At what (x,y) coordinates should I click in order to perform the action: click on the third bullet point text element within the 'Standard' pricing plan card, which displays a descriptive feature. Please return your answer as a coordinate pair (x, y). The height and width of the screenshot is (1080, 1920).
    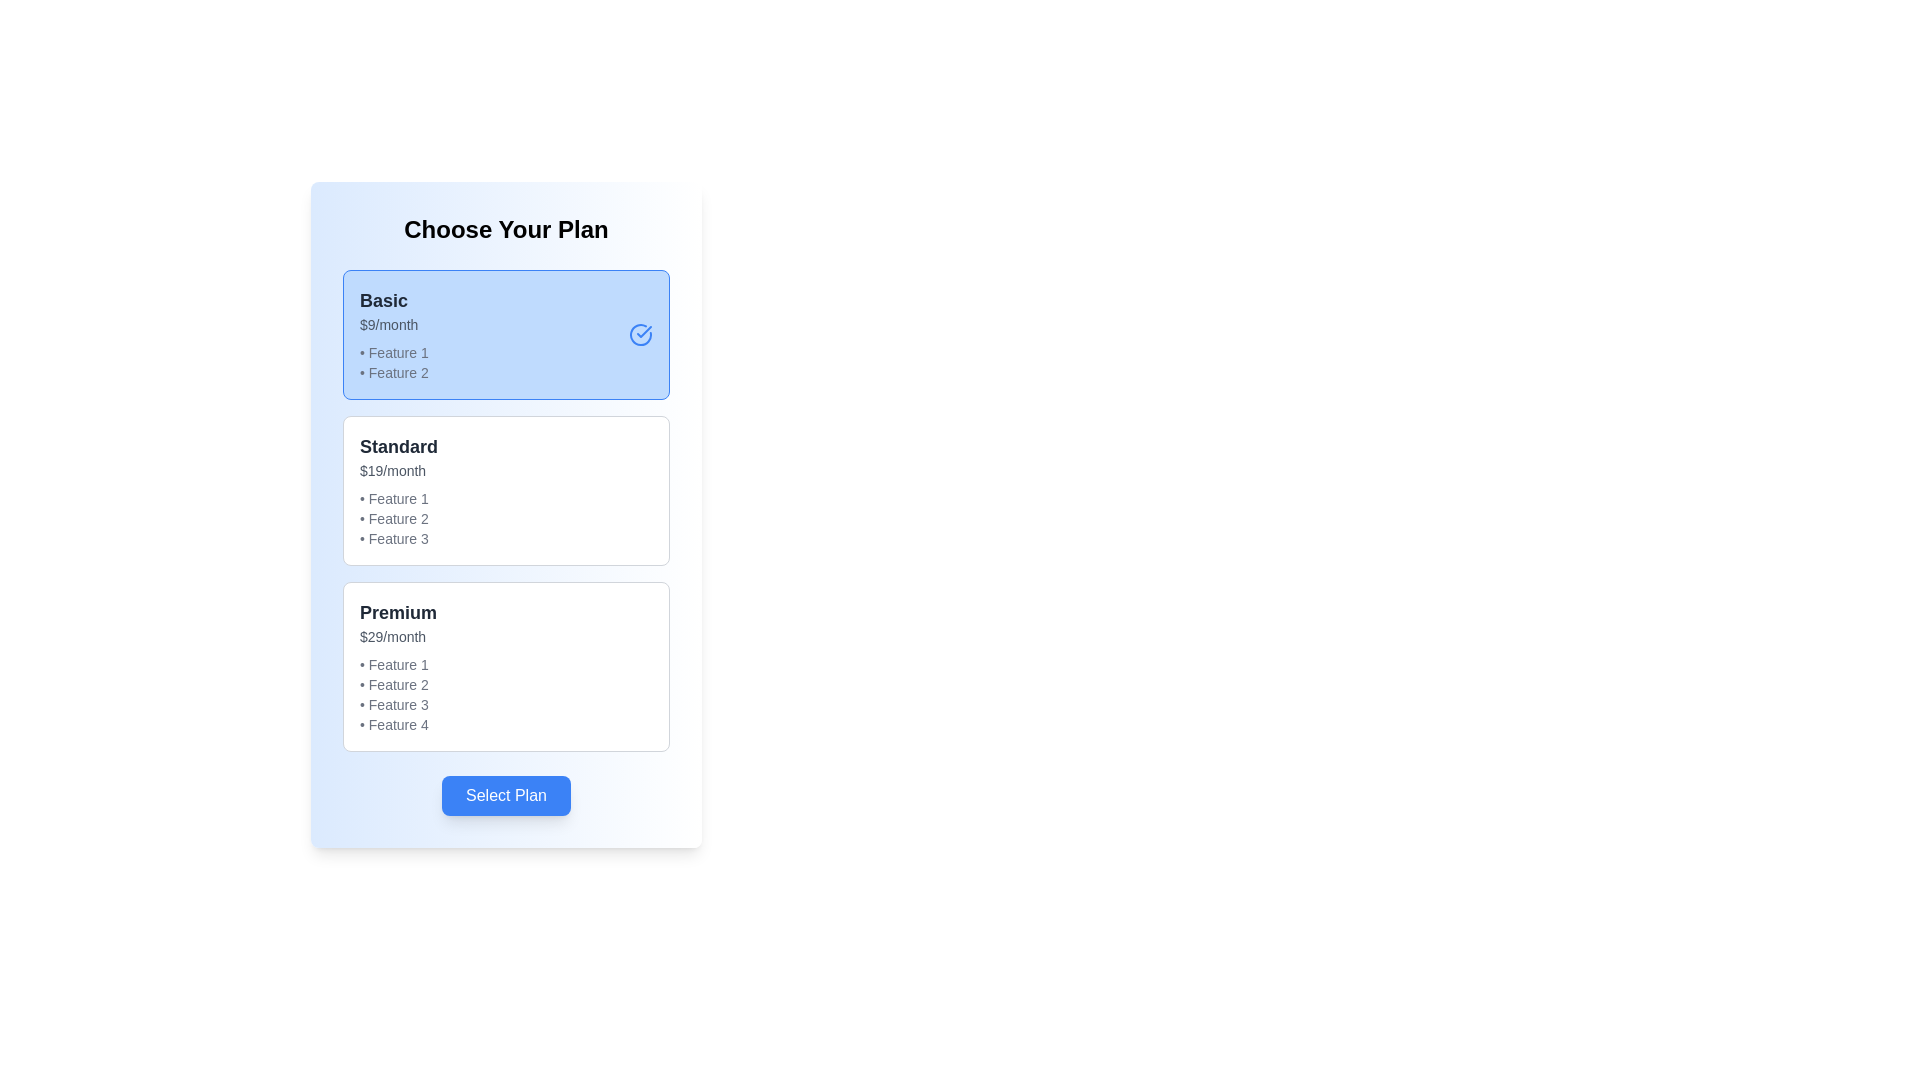
    Looking at the image, I should click on (398, 538).